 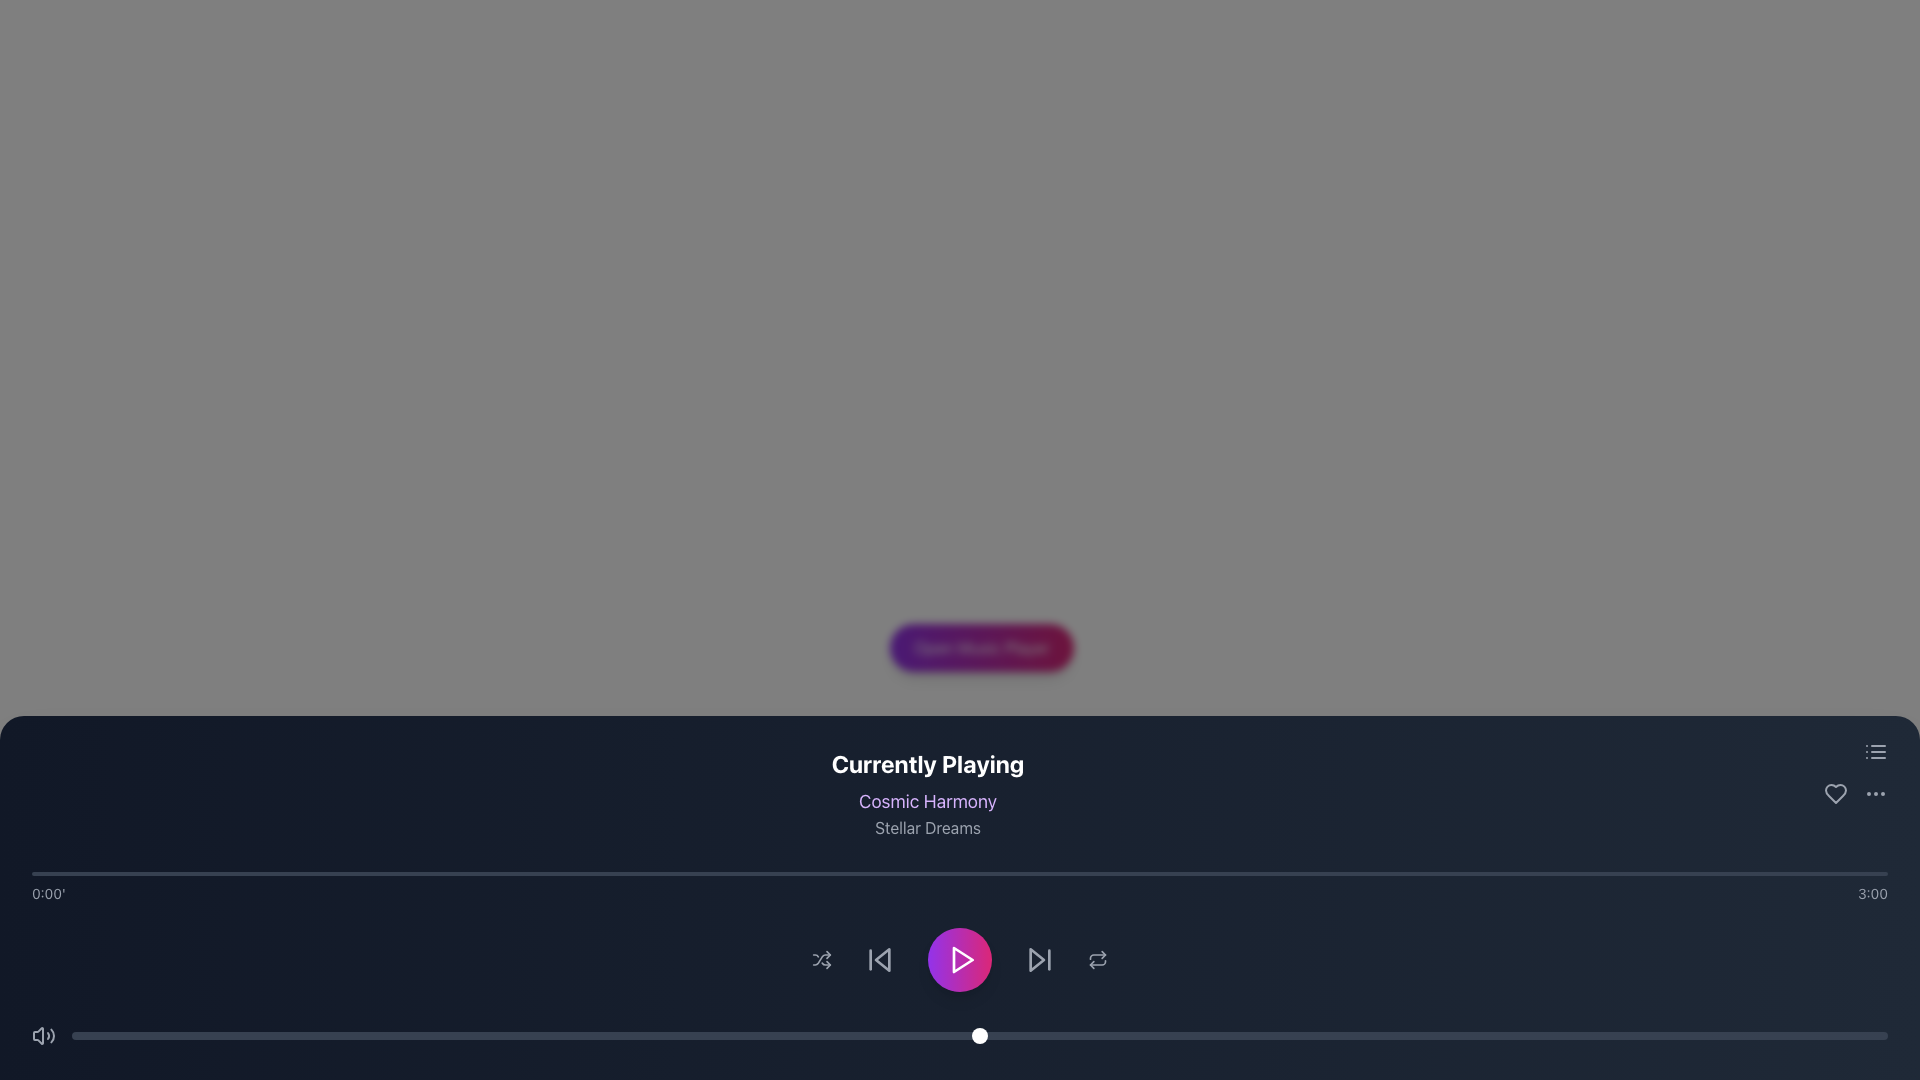 What do you see at coordinates (199, 1035) in the screenshot?
I see `the slider` at bounding box center [199, 1035].